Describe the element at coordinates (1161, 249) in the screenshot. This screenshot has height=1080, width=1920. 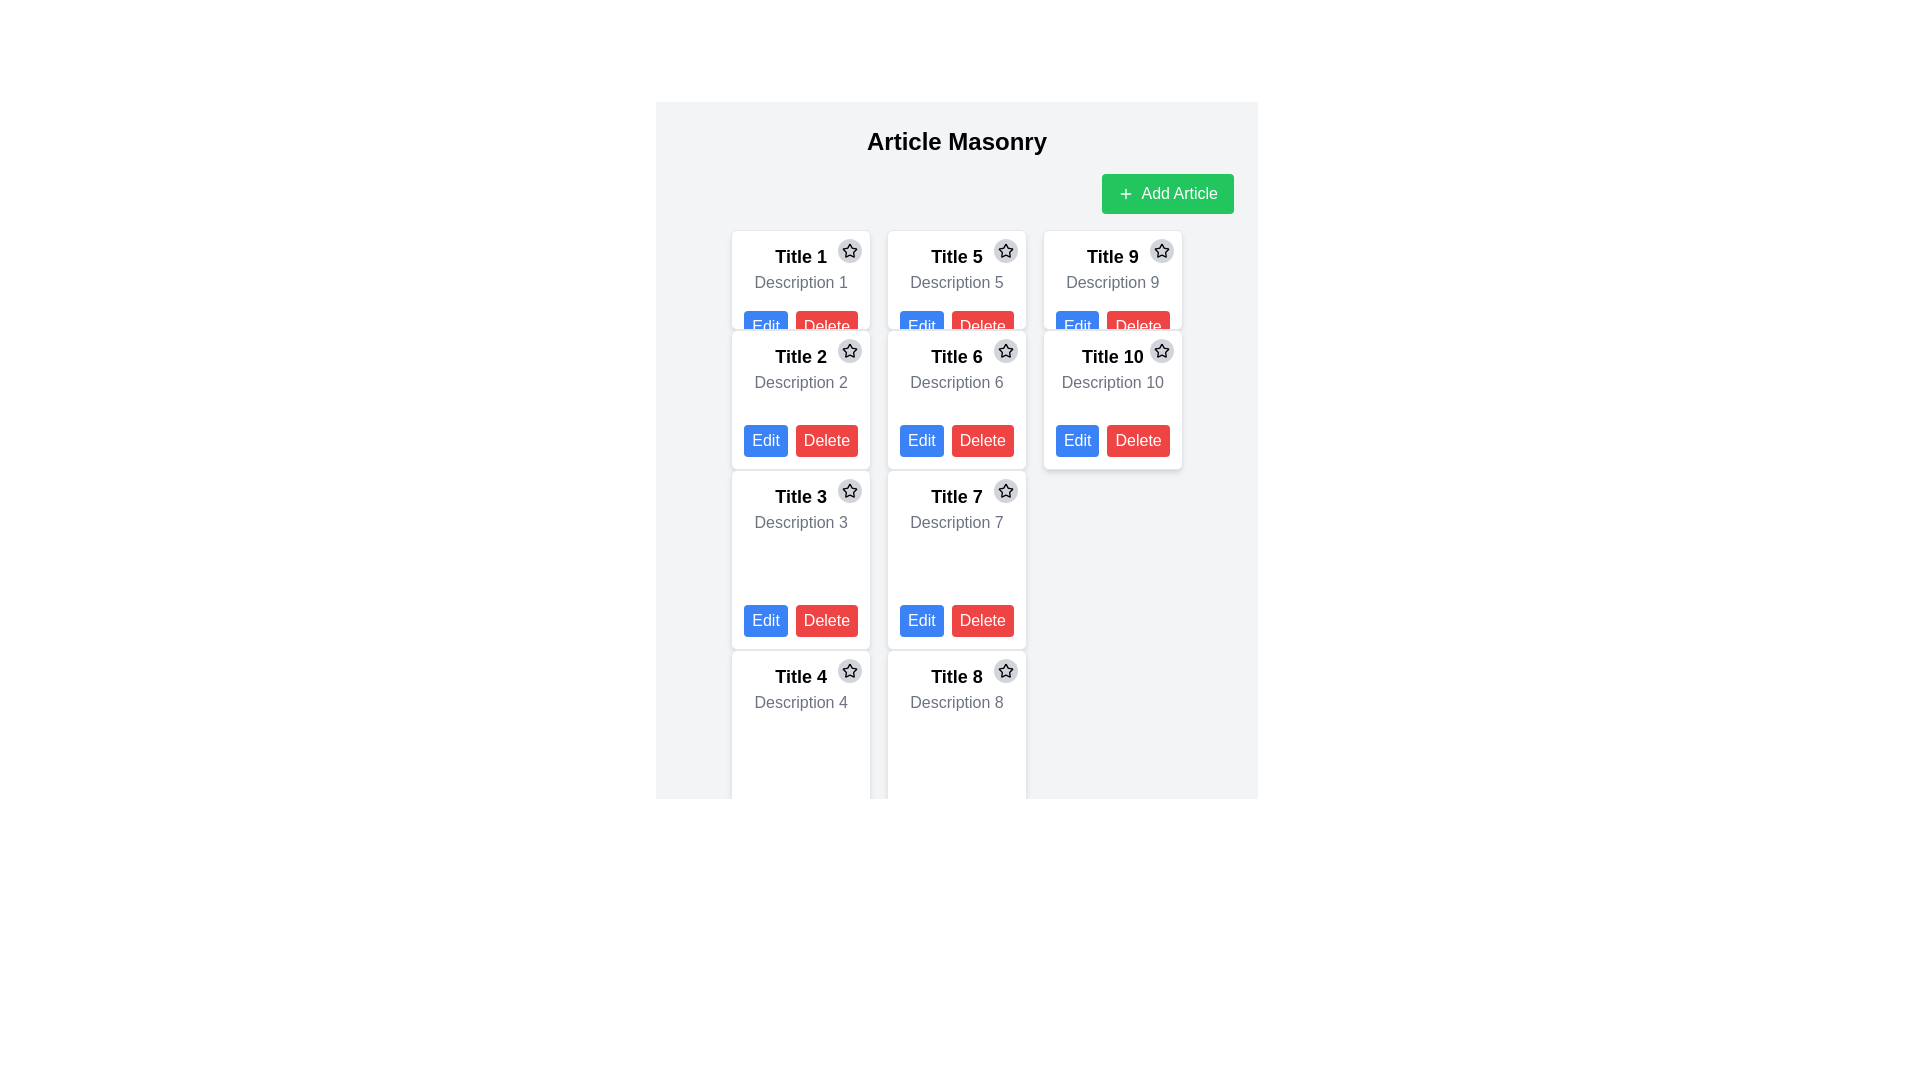
I see `the star icon located in the top-right corner of the card titled 'Title 10'` at that location.